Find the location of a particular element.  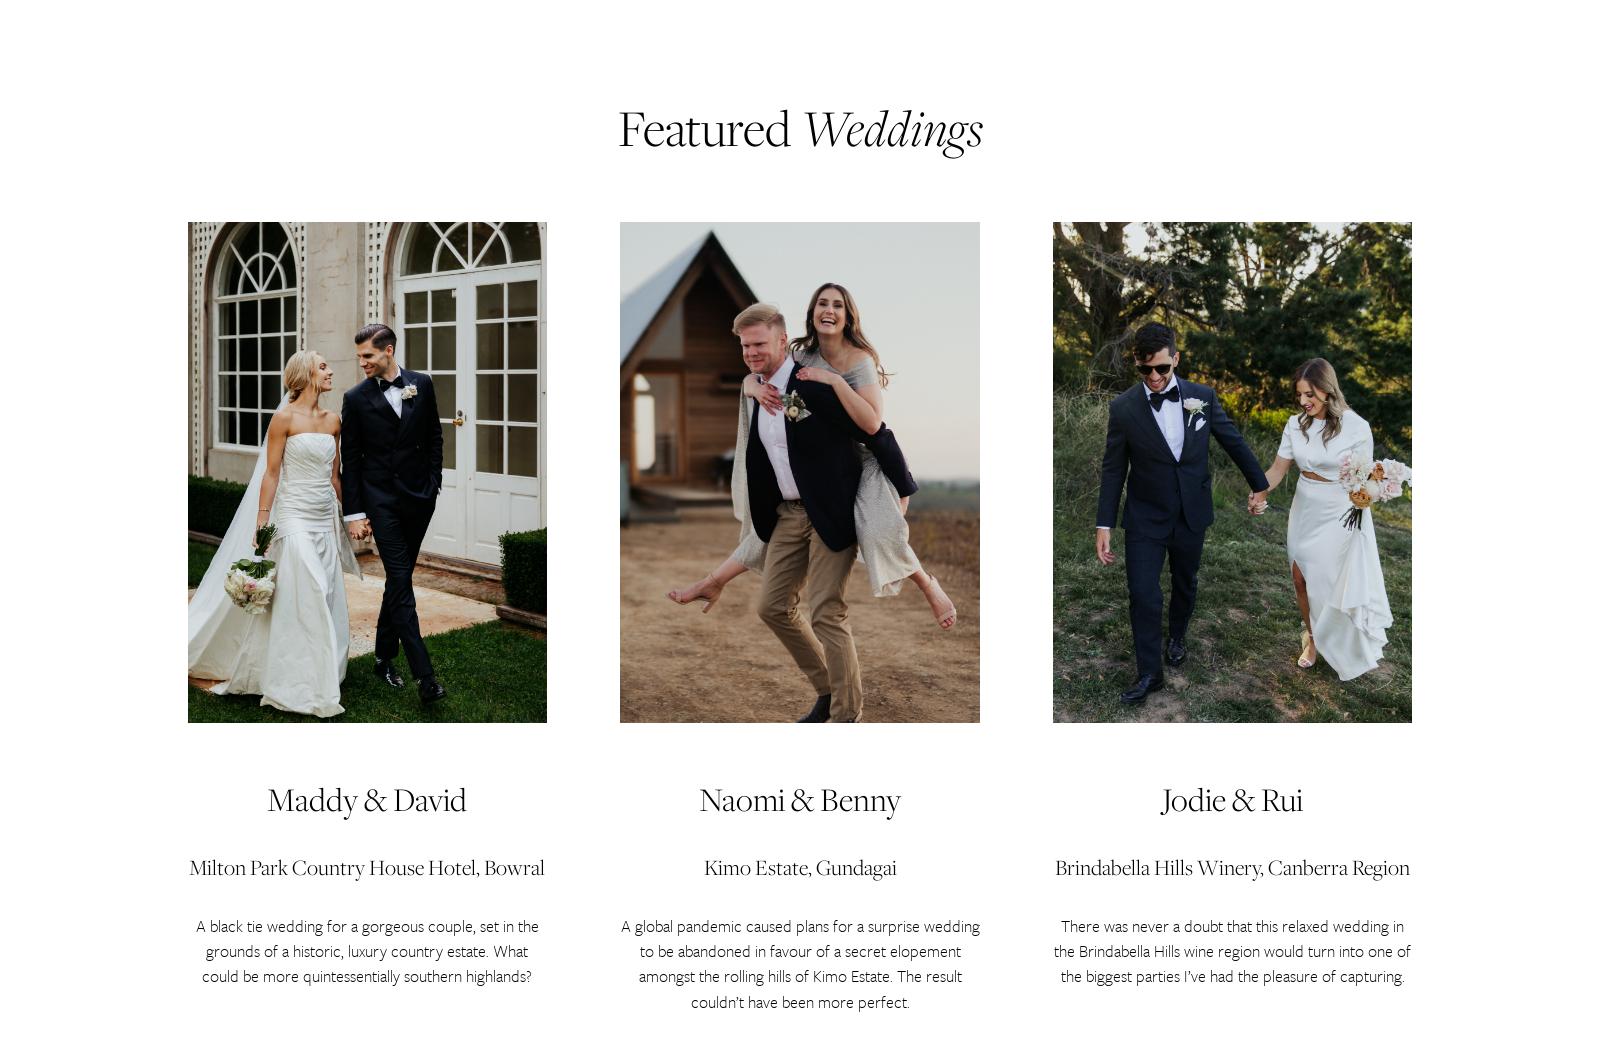

'Milton Park Country House Hotel, Bowral' is located at coordinates (367, 867).